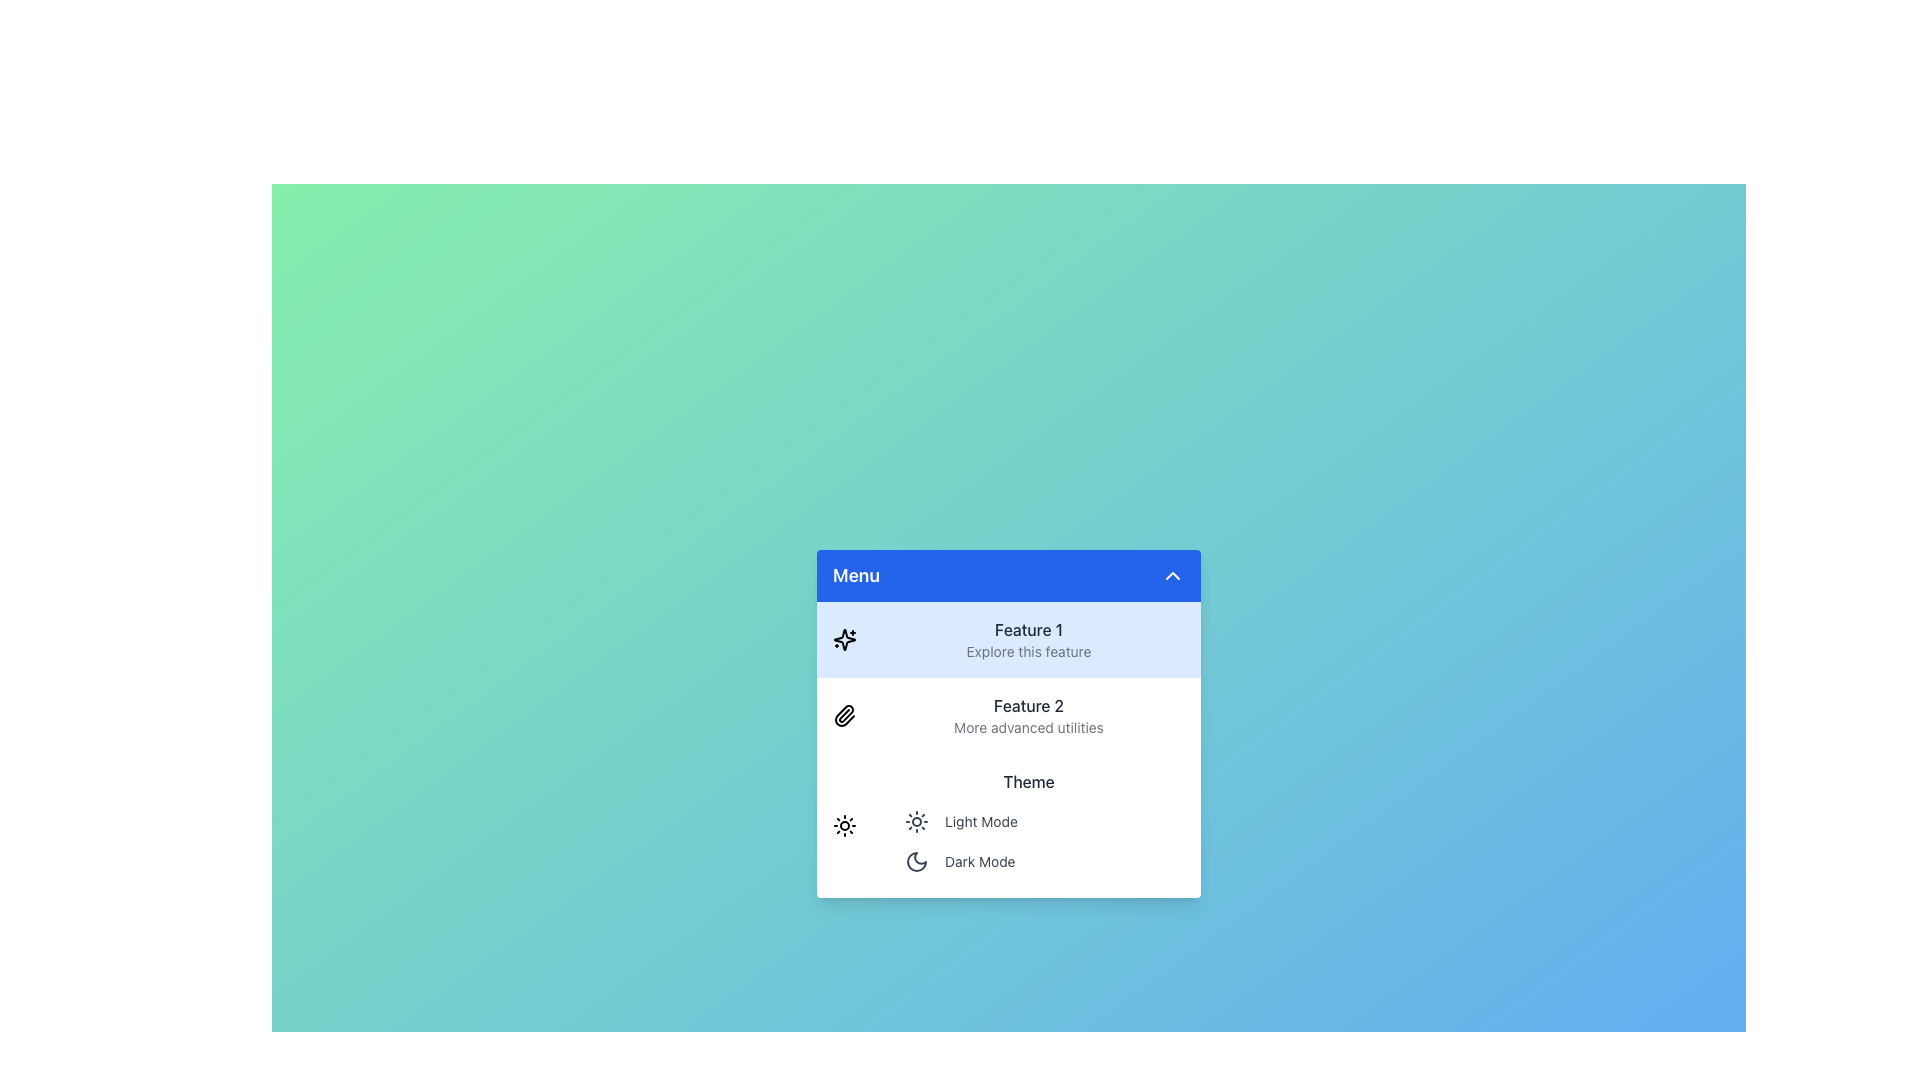 This screenshot has width=1920, height=1080. I want to click on the icon representing 'Feature 1' located in the second section of the menu interface, so click(844, 640).